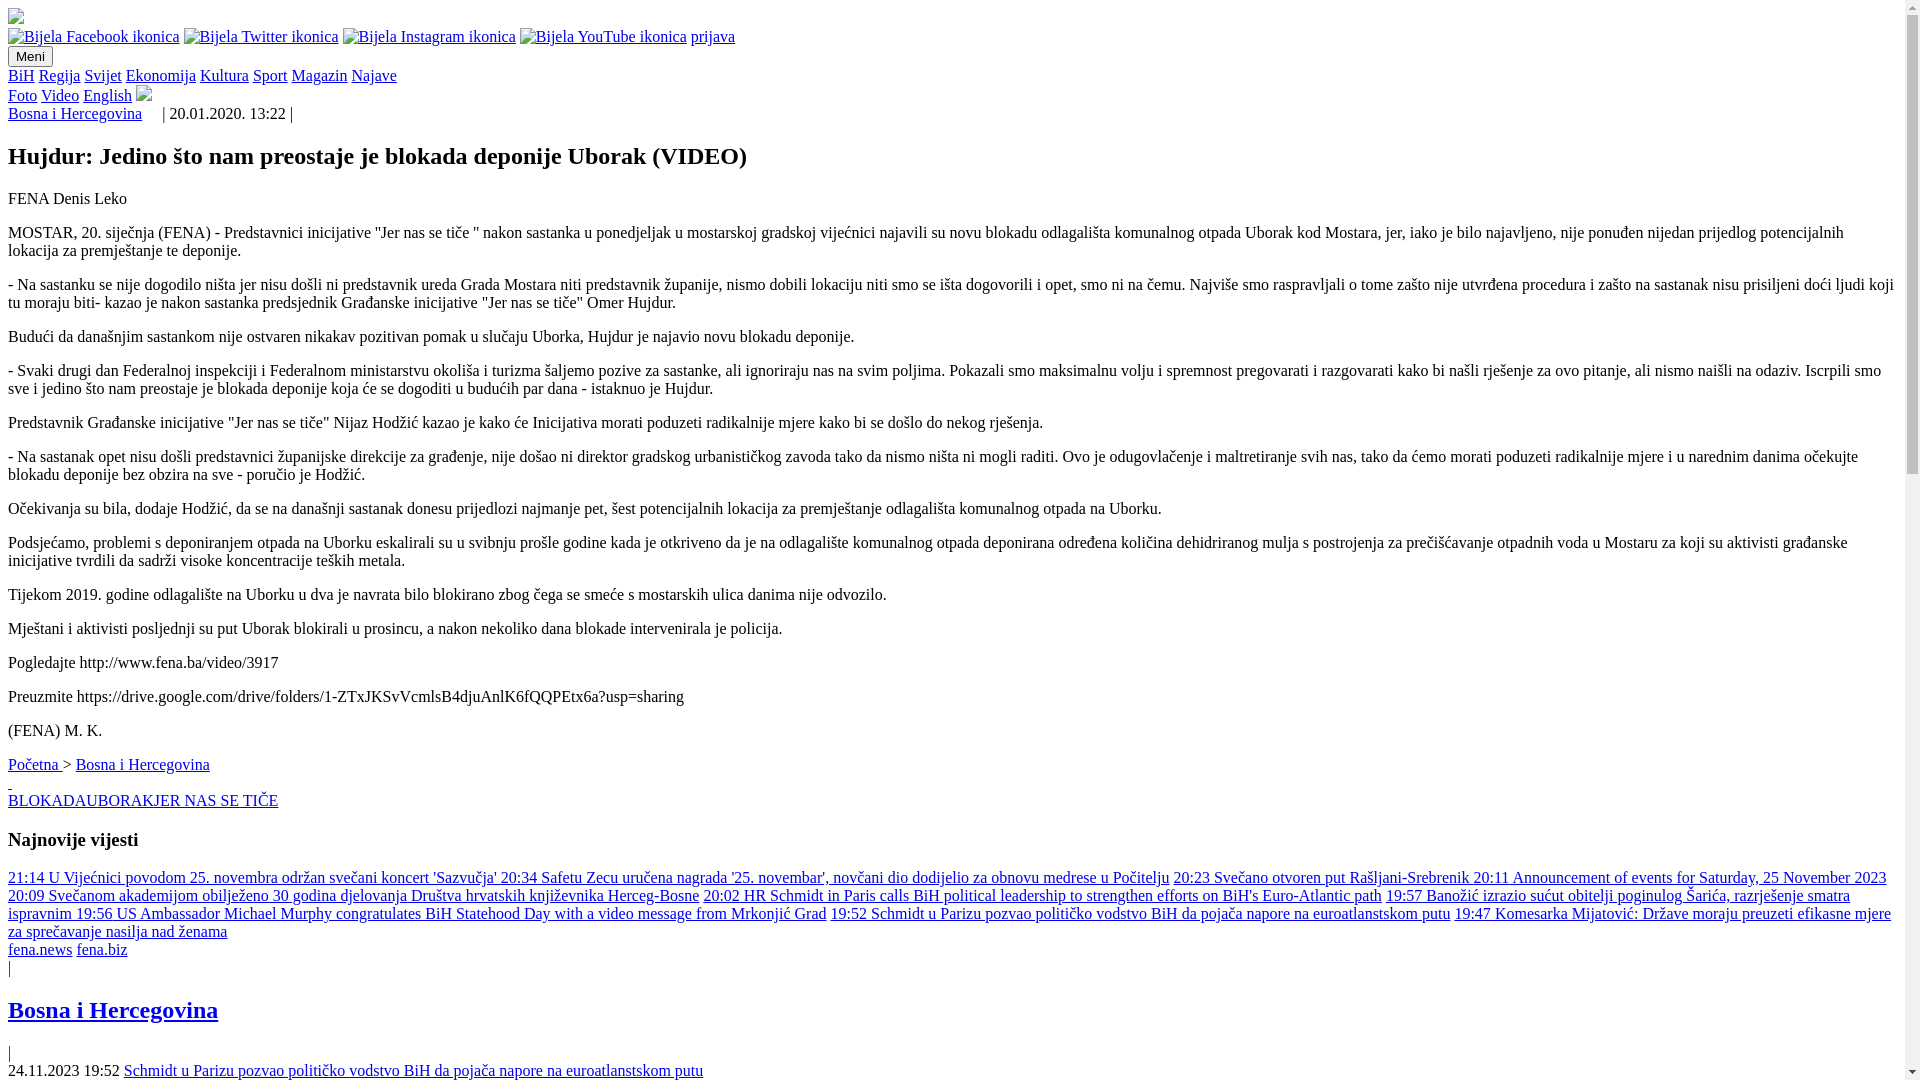  What do you see at coordinates (41, 95) in the screenshot?
I see `'Video'` at bounding box center [41, 95].